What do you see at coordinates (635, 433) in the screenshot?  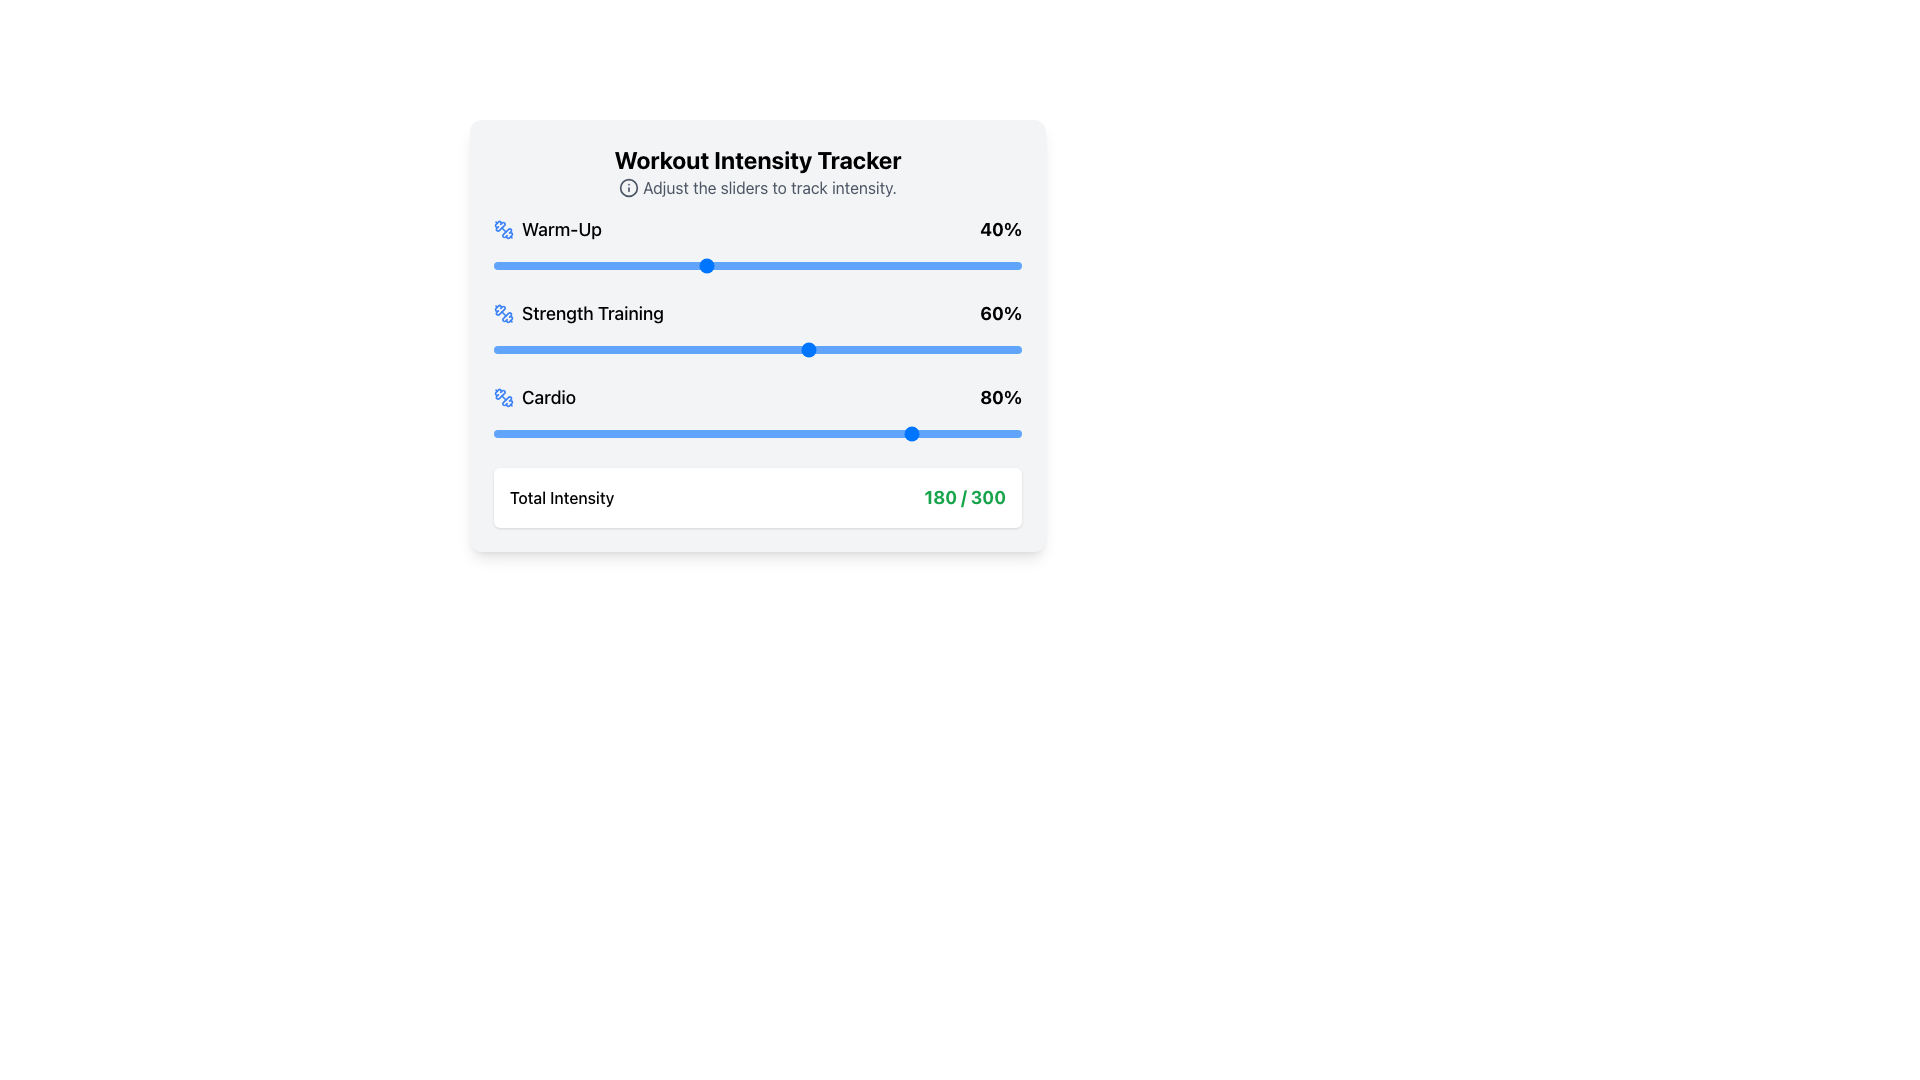 I see `the cardio intensity slider` at bounding box center [635, 433].